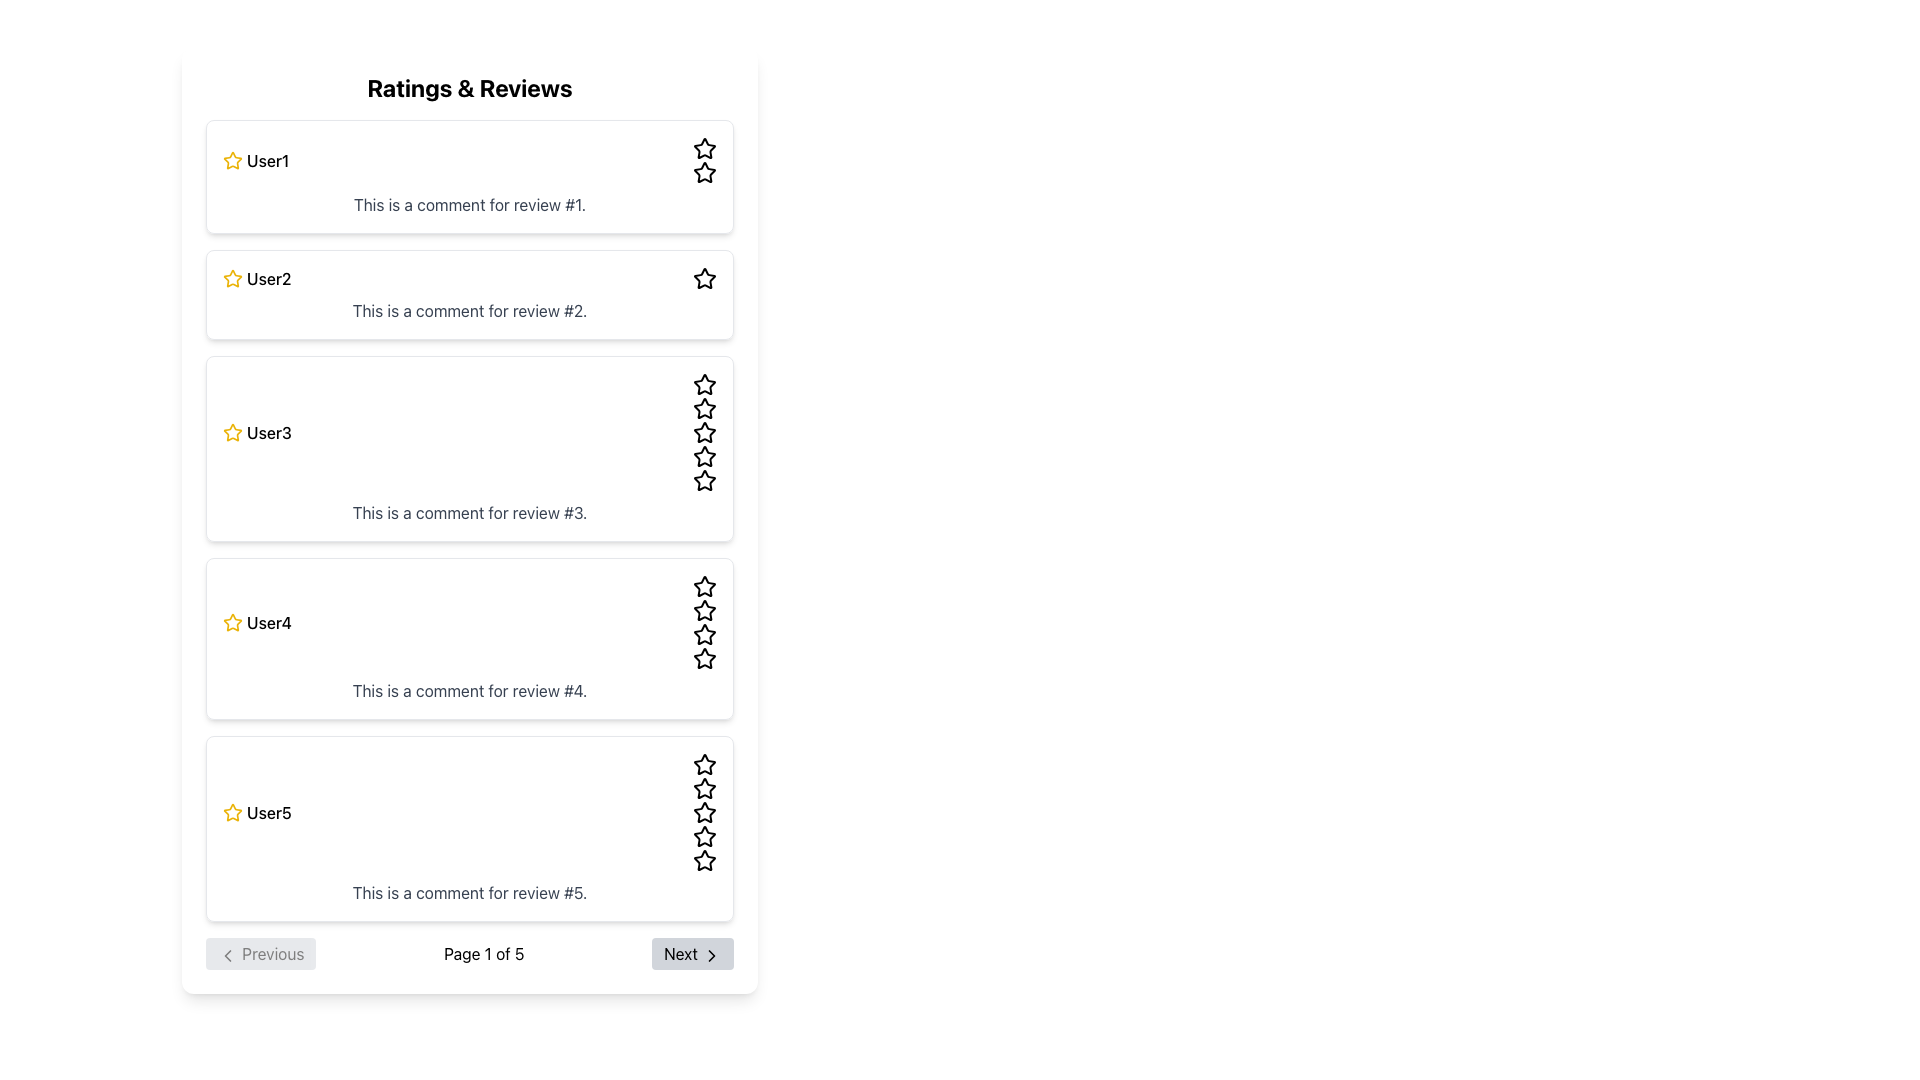 Image resolution: width=1920 pixels, height=1080 pixels. Describe the element at coordinates (233, 159) in the screenshot. I see `the first yellow star icon in the rating widget next to 'User1' to rate it` at that location.